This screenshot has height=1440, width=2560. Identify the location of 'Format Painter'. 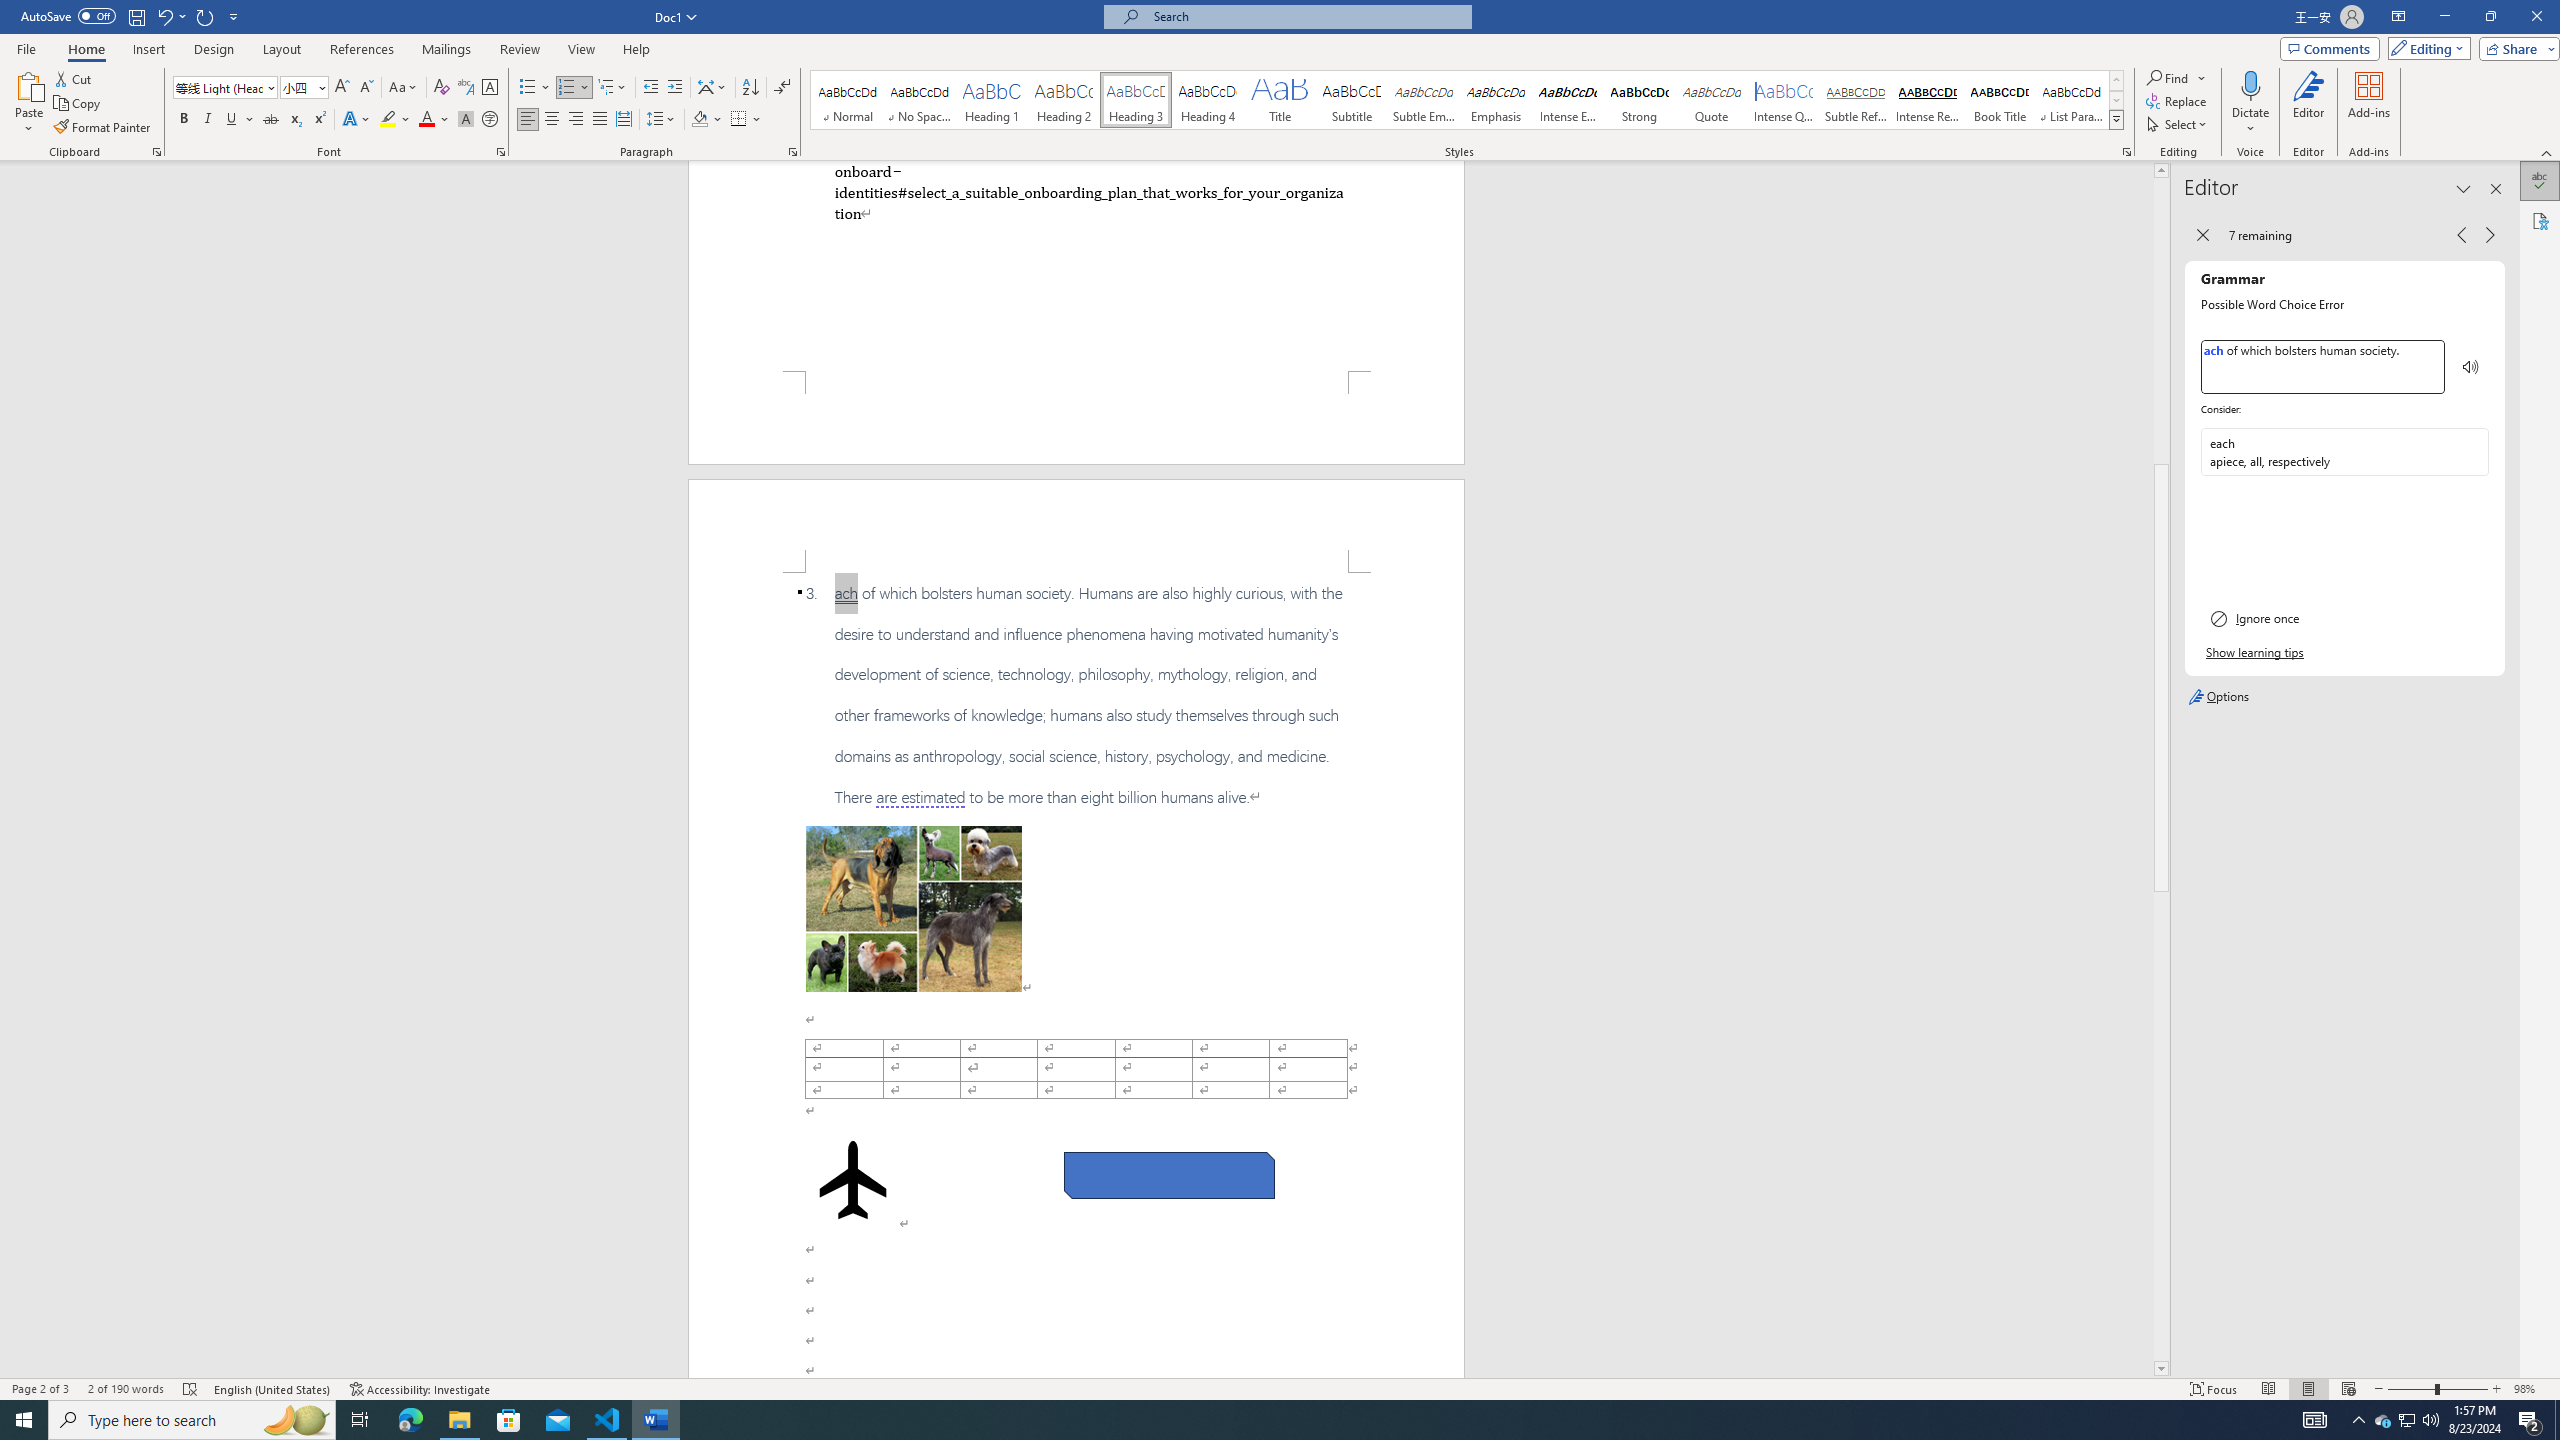
(102, 127).